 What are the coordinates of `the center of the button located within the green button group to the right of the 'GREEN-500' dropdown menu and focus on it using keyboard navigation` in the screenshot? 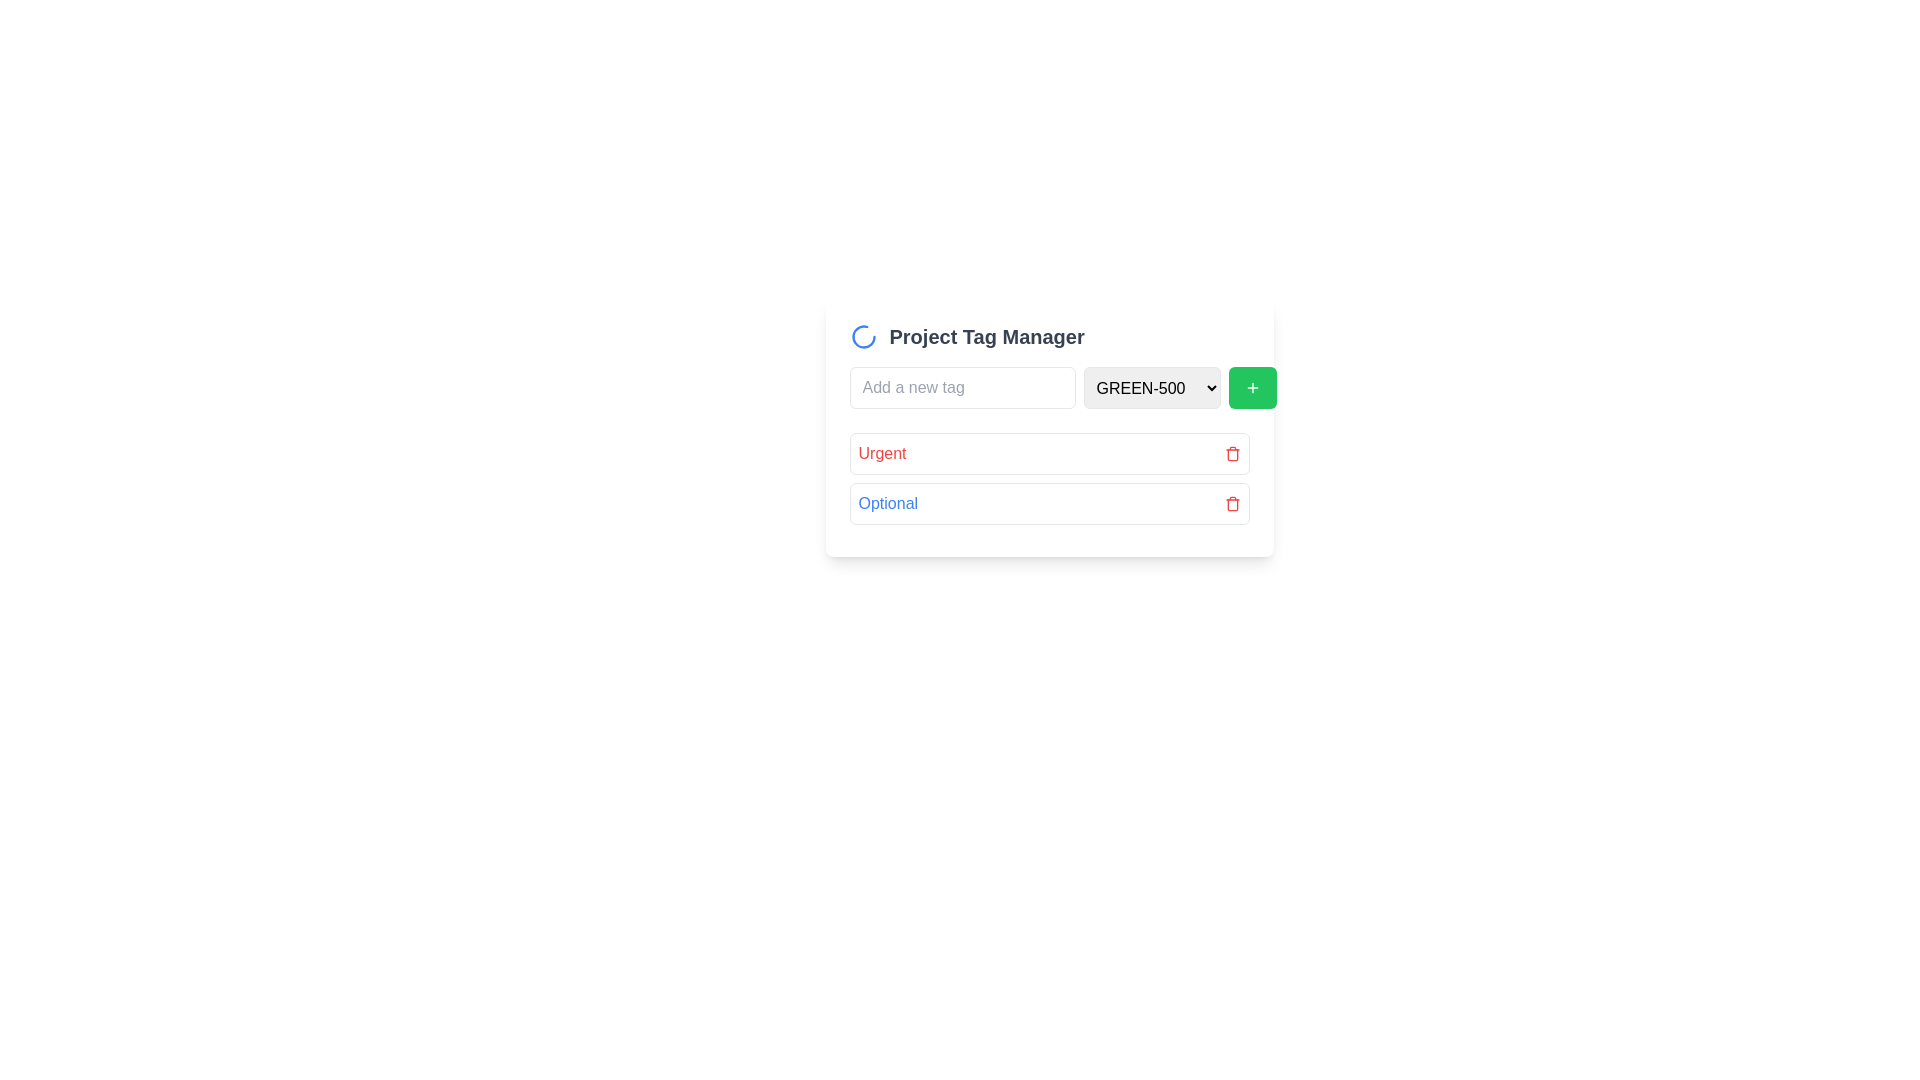 It's located at (1251, 388).